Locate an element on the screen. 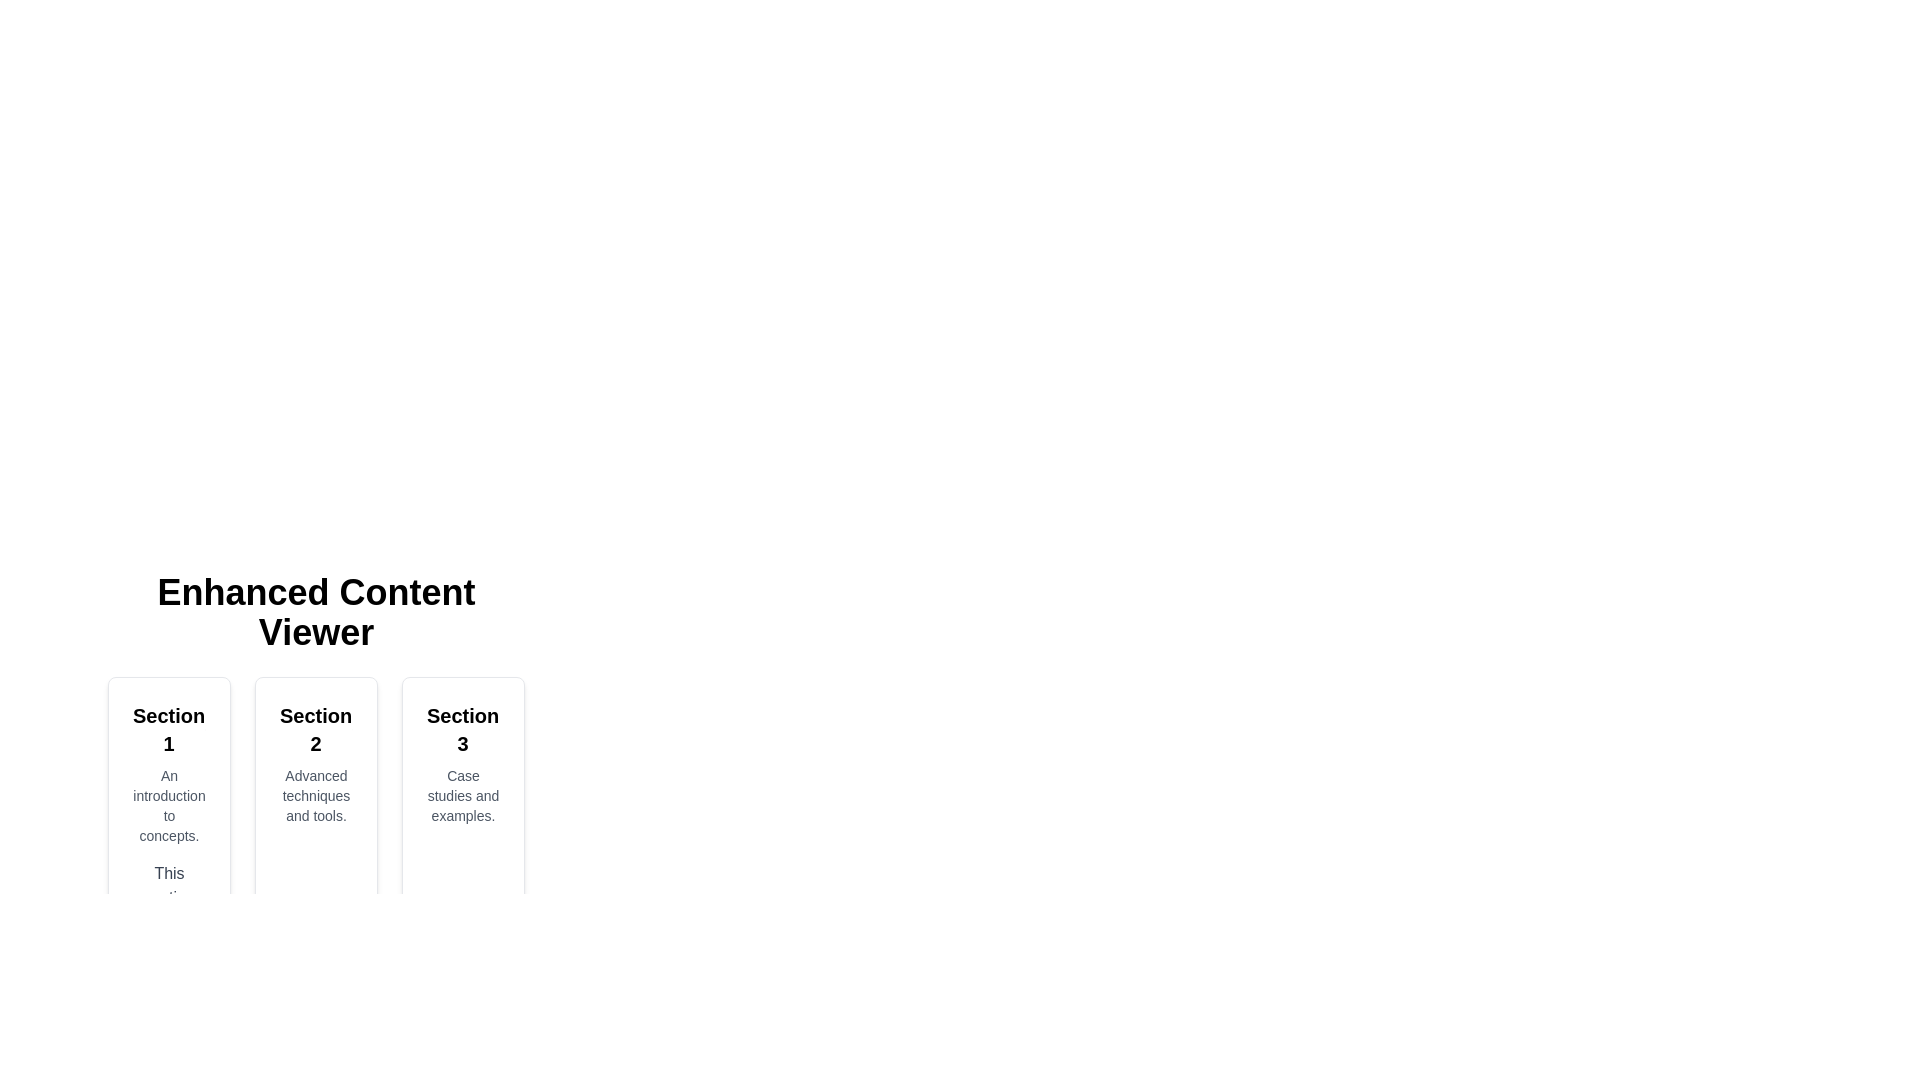  any embedded elements within the Section Overview Panel located in the leftmost column of the three-column grid layout is located at coordinates (169, 877).